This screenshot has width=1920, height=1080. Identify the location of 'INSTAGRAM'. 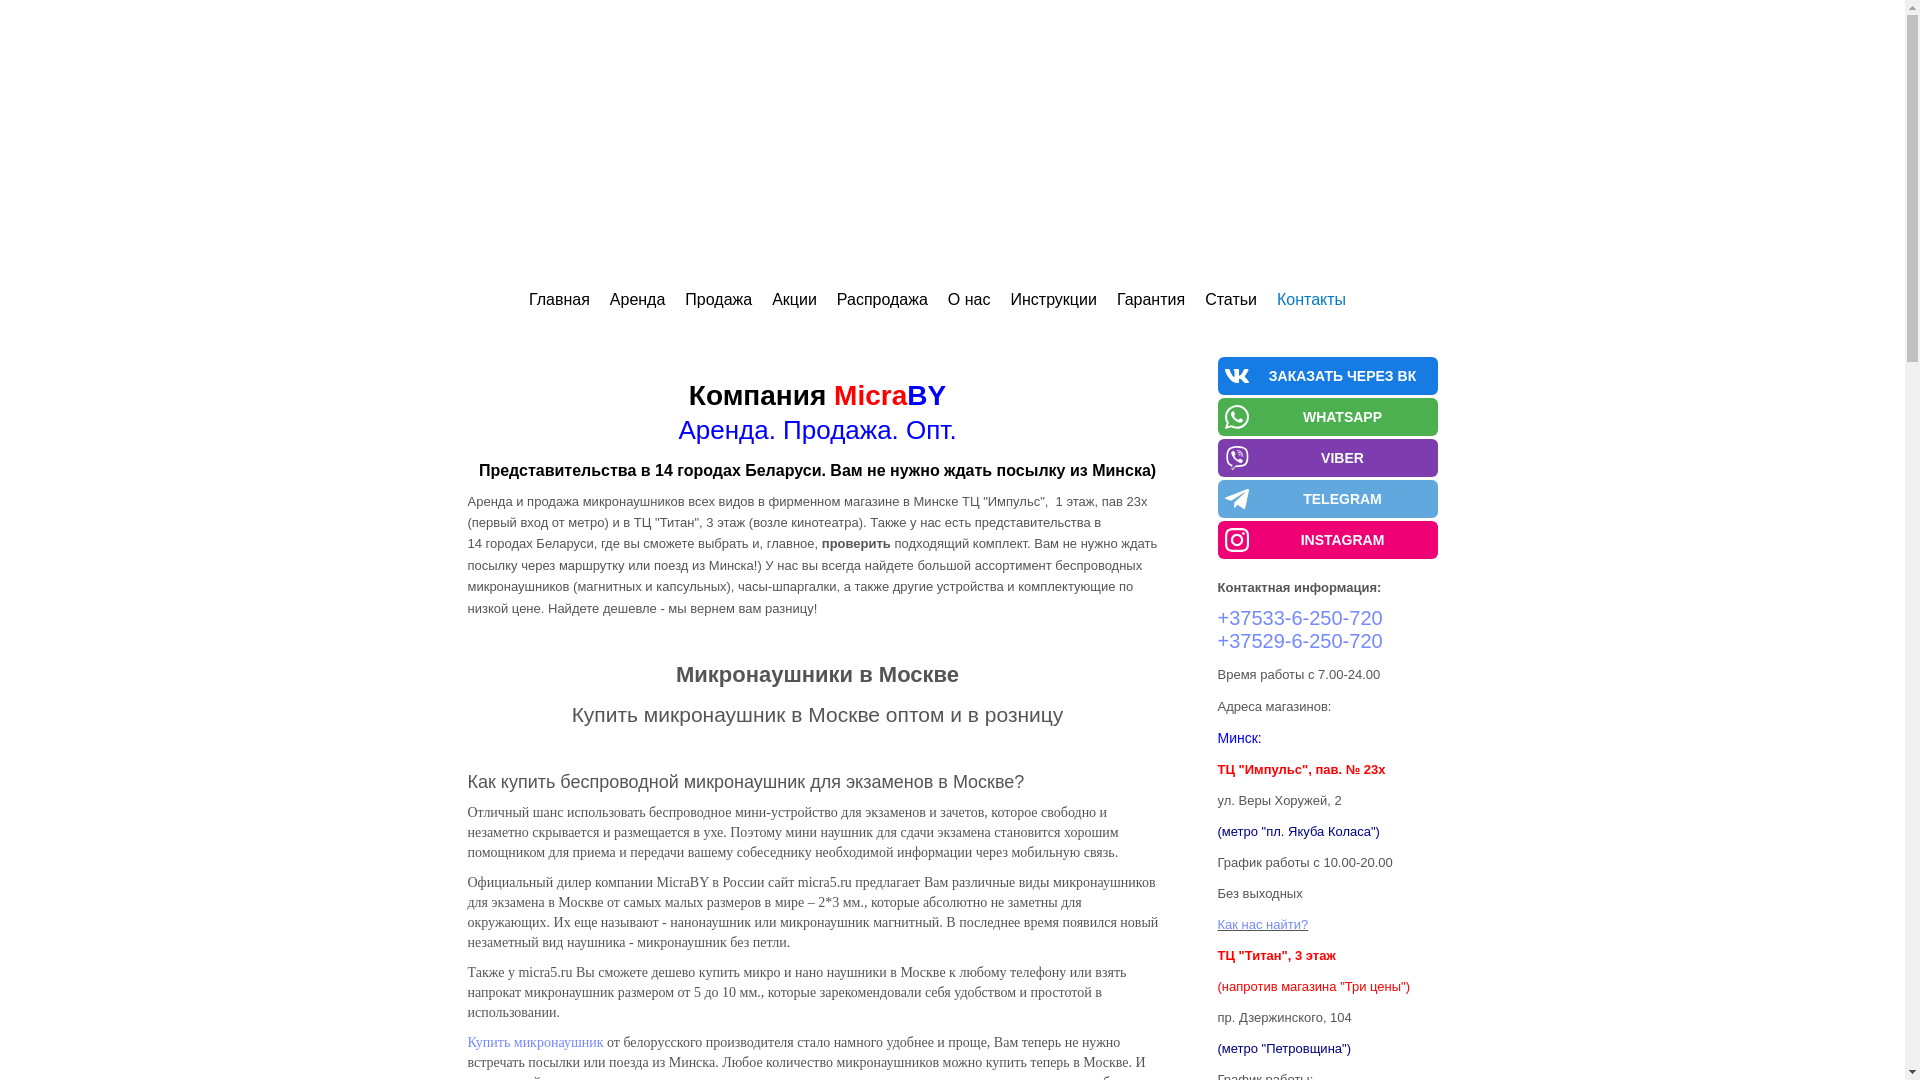
(1328, 540).